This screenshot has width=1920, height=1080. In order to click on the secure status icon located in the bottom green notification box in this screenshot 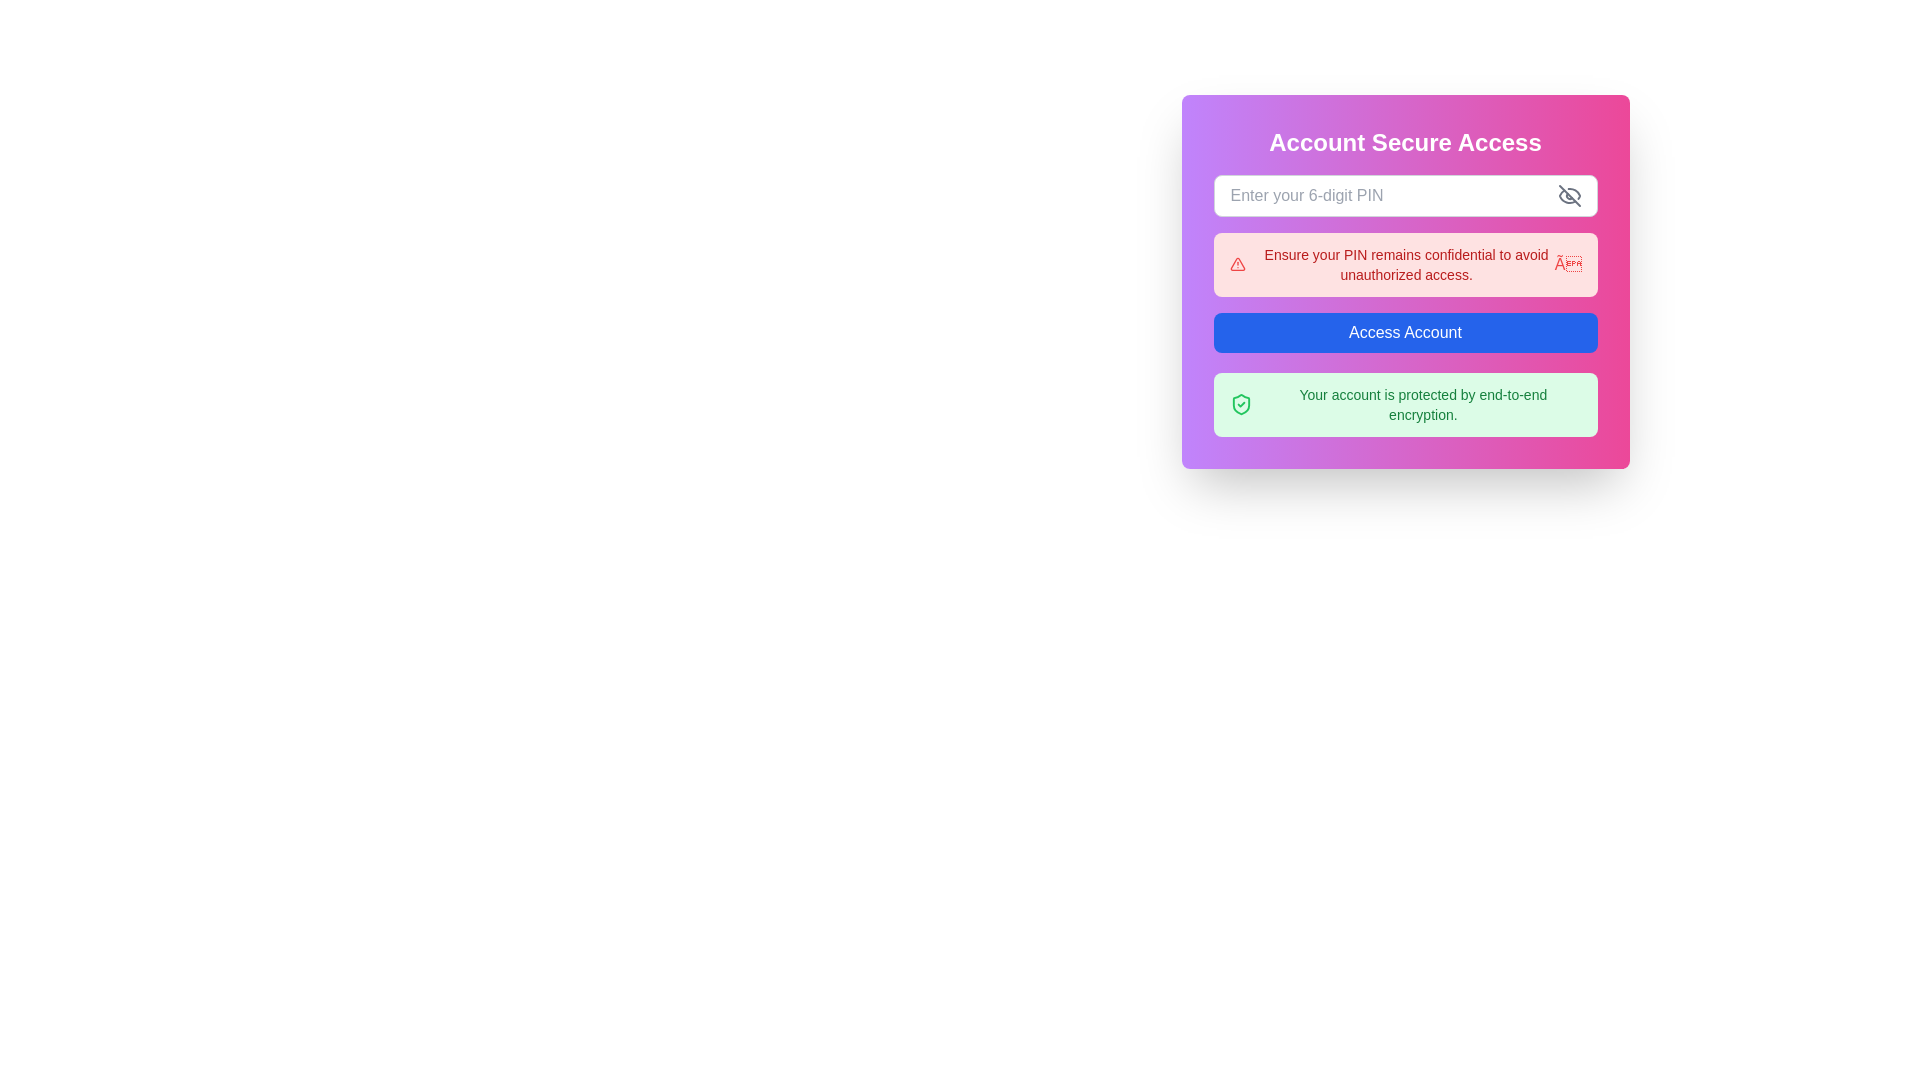, I will do `click(1240, 405)`.